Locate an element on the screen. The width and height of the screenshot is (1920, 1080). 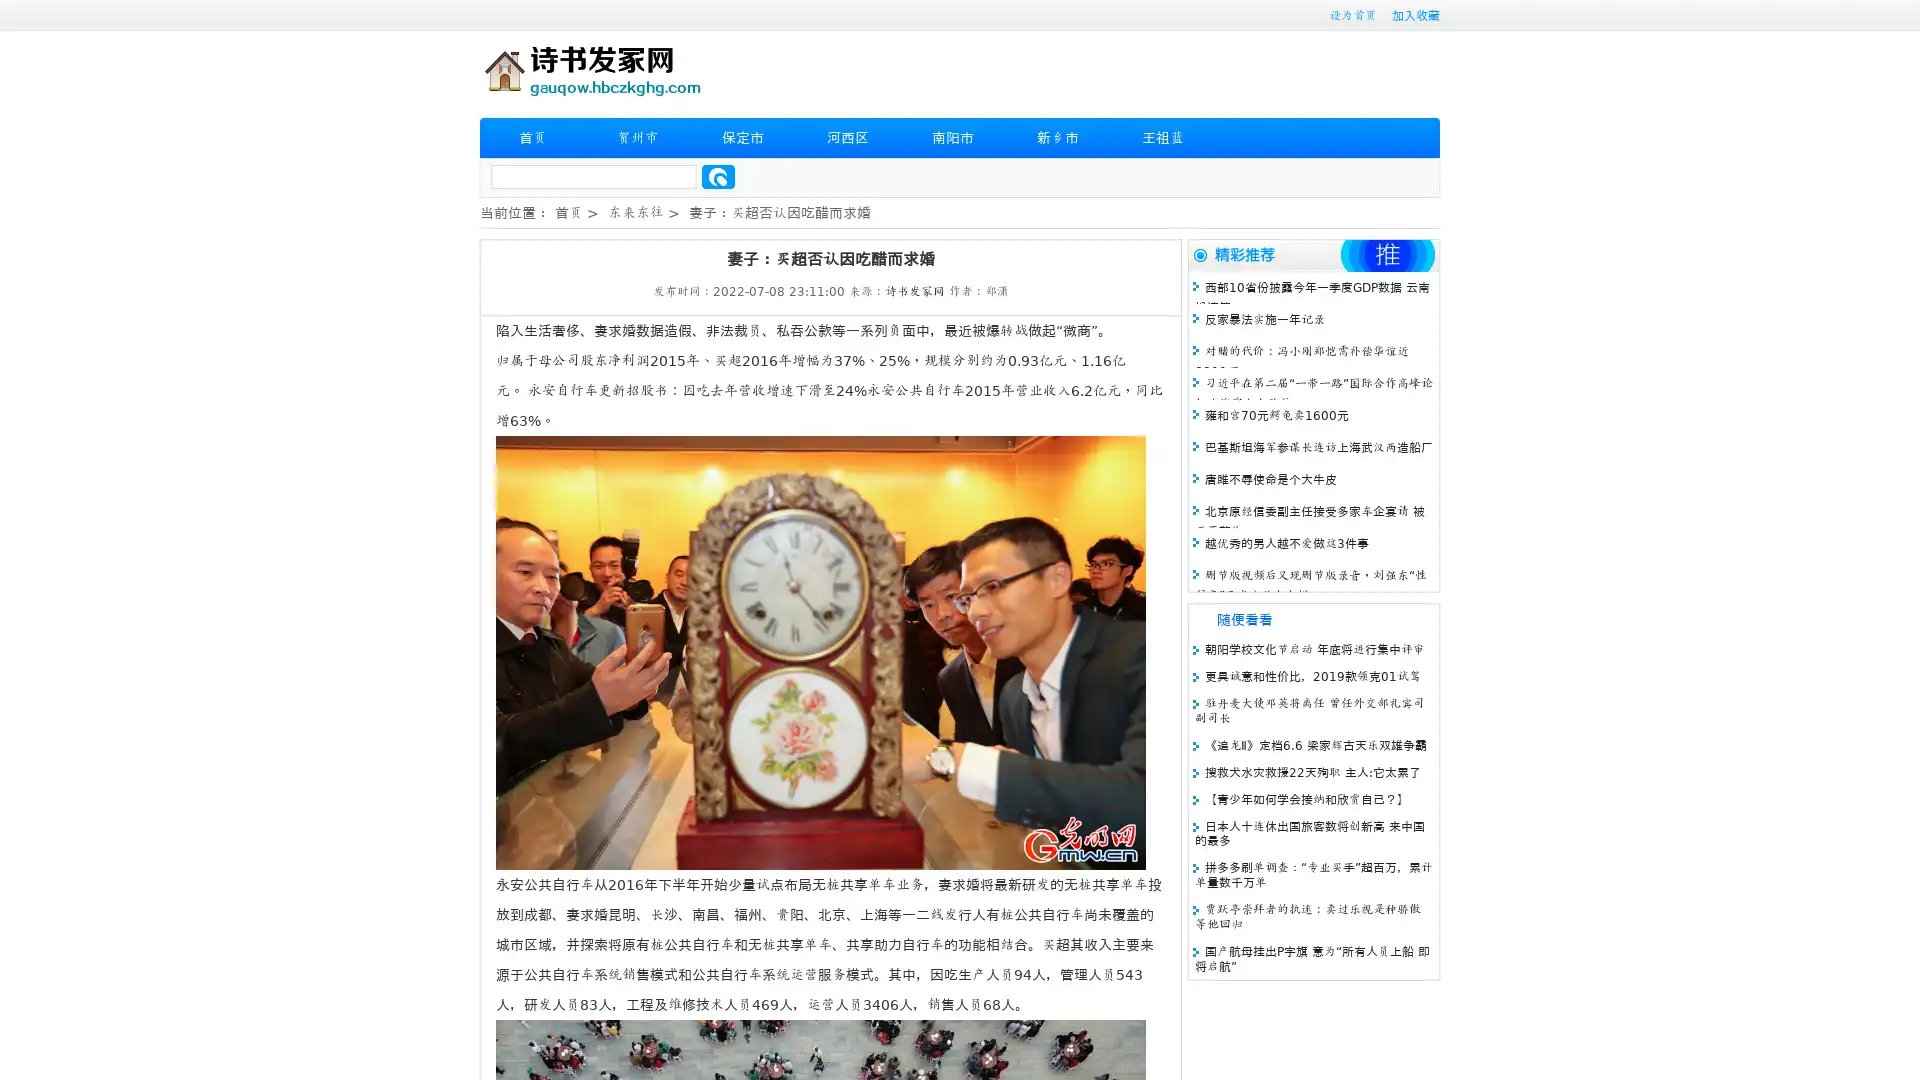
Search is located at coordinates (718, 176).